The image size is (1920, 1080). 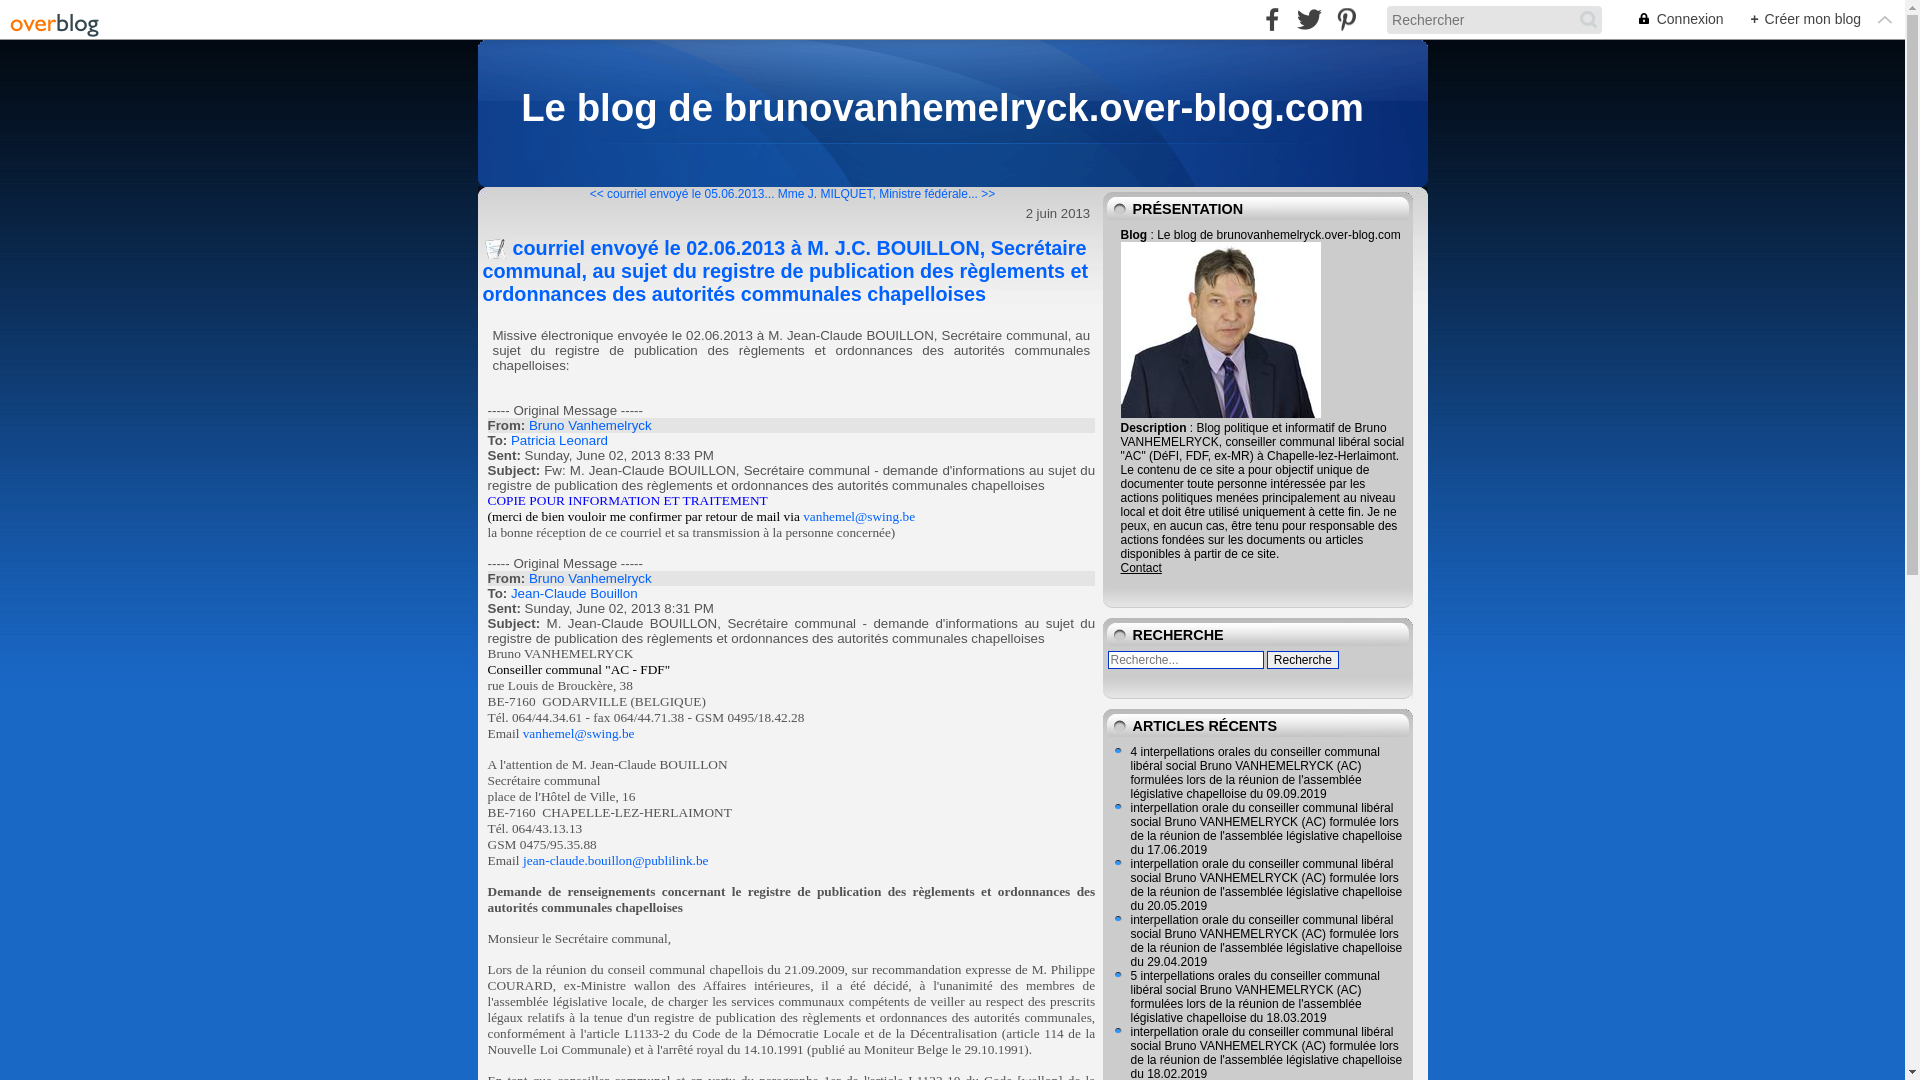 I want to click on ' facebook', so click(x=1271, y=19).